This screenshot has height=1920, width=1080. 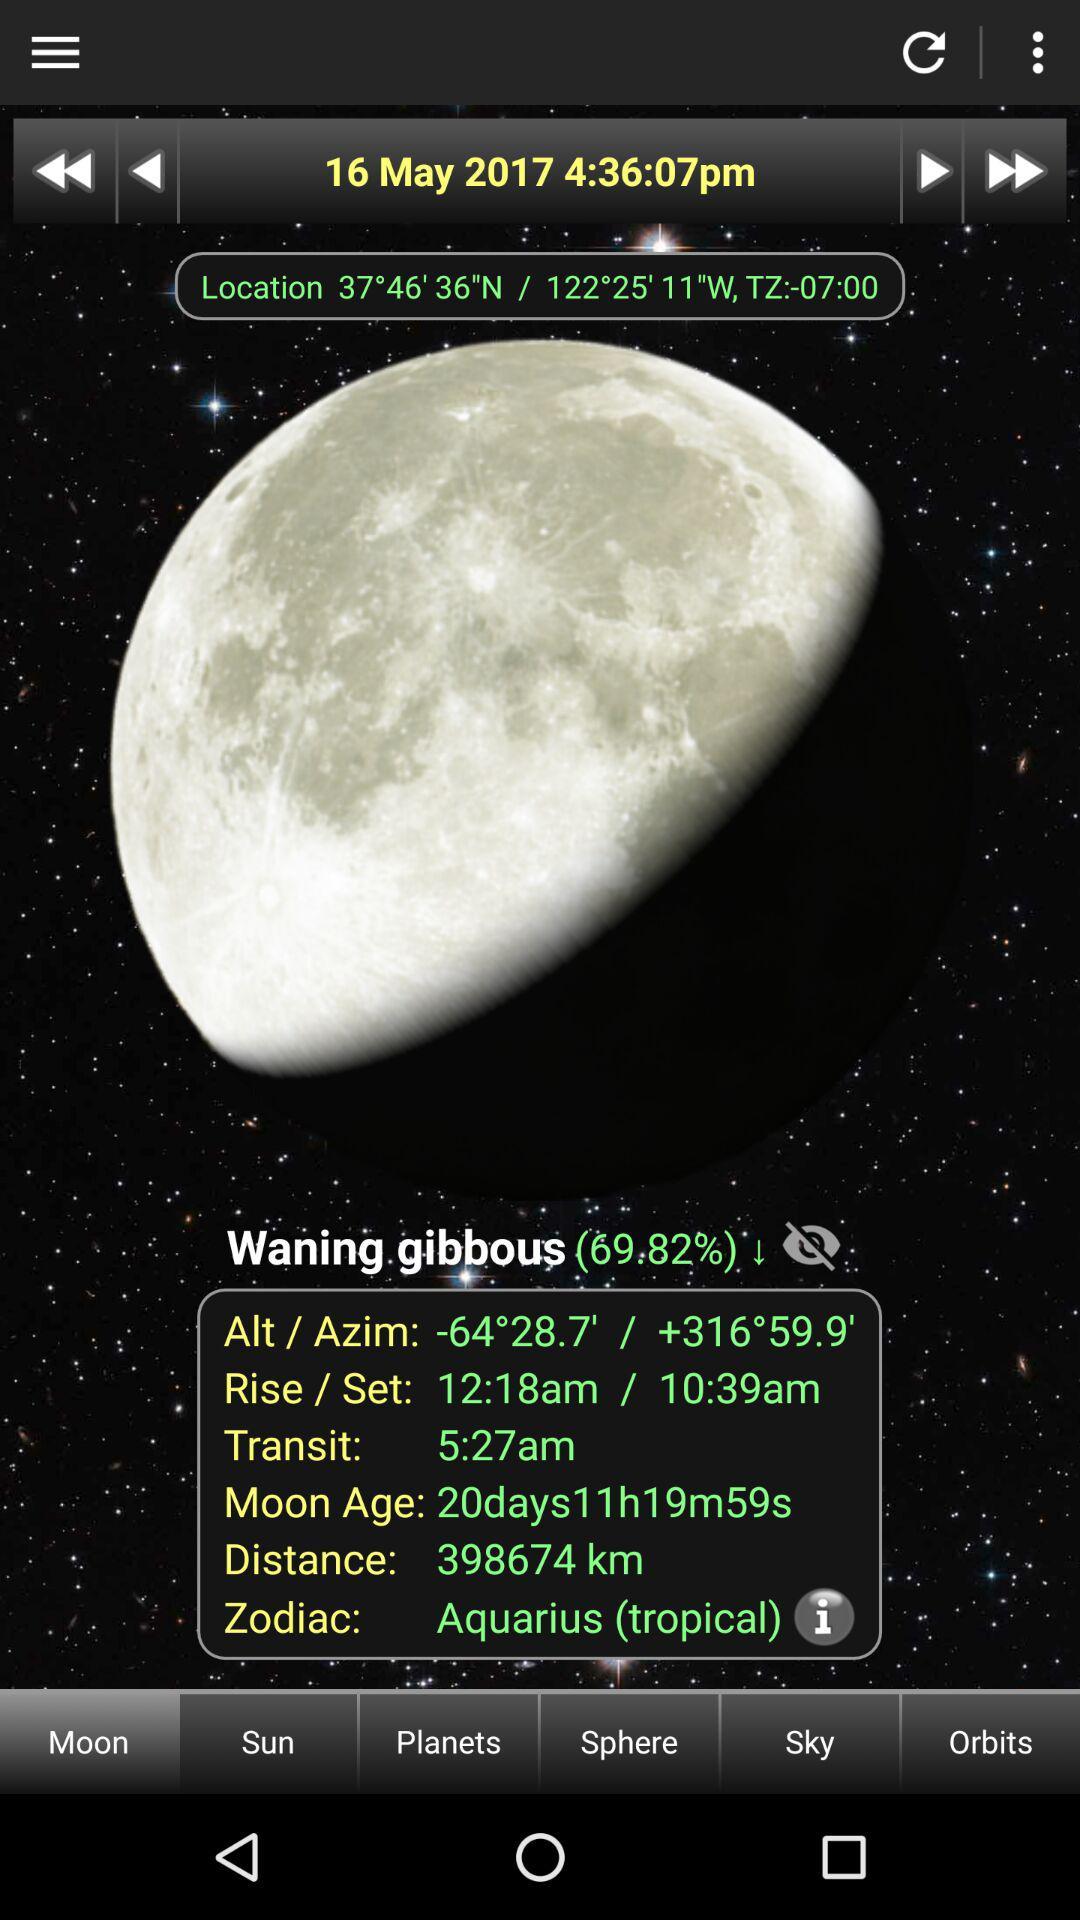 What do you see at coordinates (824, 1616) in the screenshot?
I see `more information` at bounding box center [824, 1616].